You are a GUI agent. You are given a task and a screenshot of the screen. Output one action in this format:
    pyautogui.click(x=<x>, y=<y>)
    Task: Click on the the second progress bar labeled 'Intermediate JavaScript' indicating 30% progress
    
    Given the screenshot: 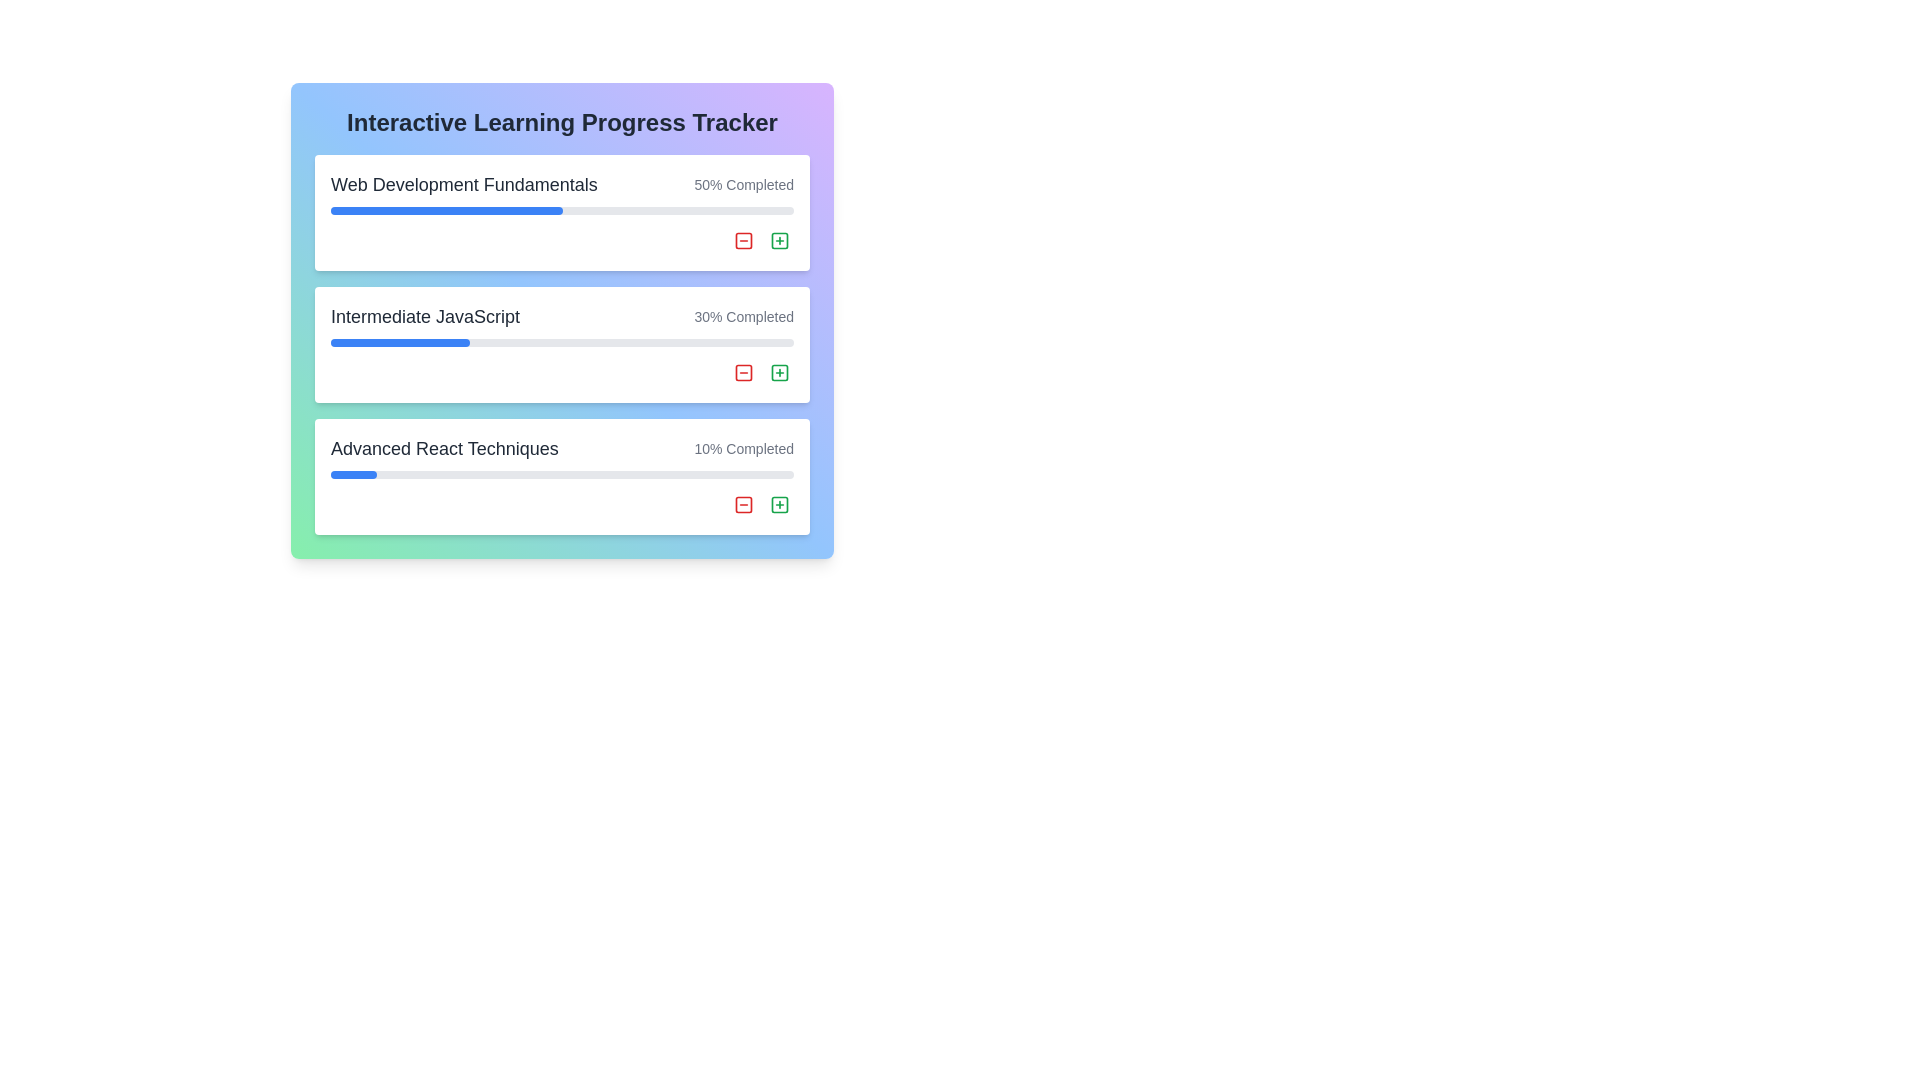 What is the action you would take?
    pyautogui.click(x=561, y=343)
    